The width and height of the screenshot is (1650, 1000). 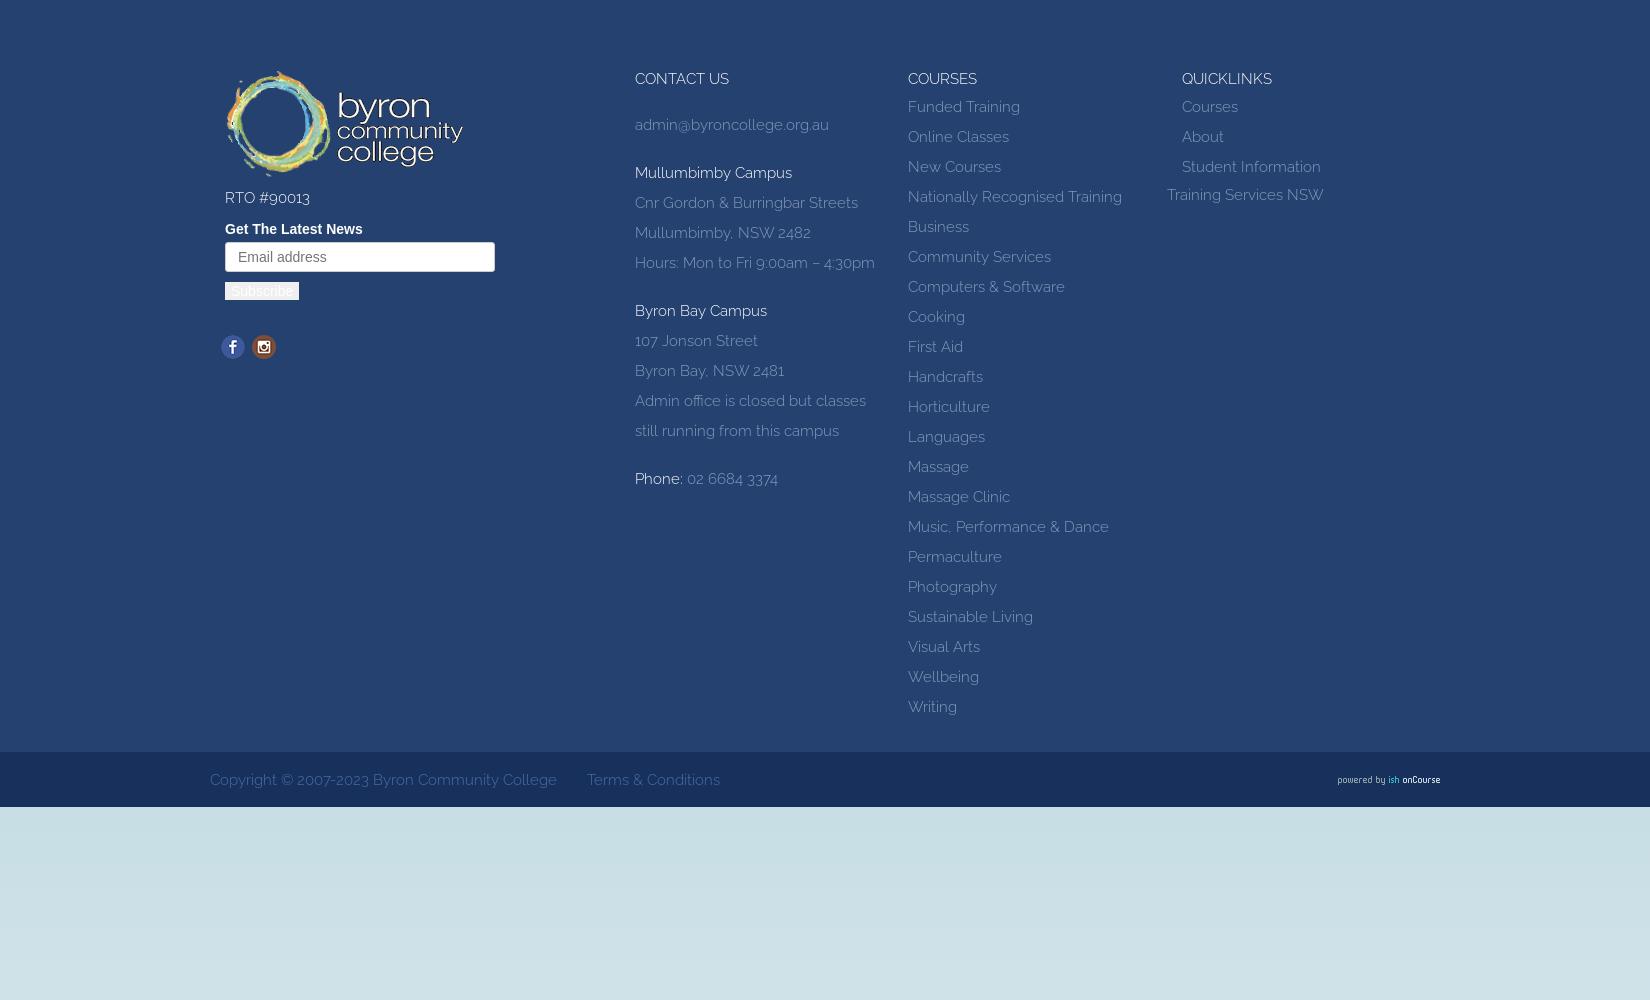 What do you see at coordinates (633, 416) in the screenshot?
I see `'Admin office is closed but classes still running from this campus'` at bounding box center [633, 416].